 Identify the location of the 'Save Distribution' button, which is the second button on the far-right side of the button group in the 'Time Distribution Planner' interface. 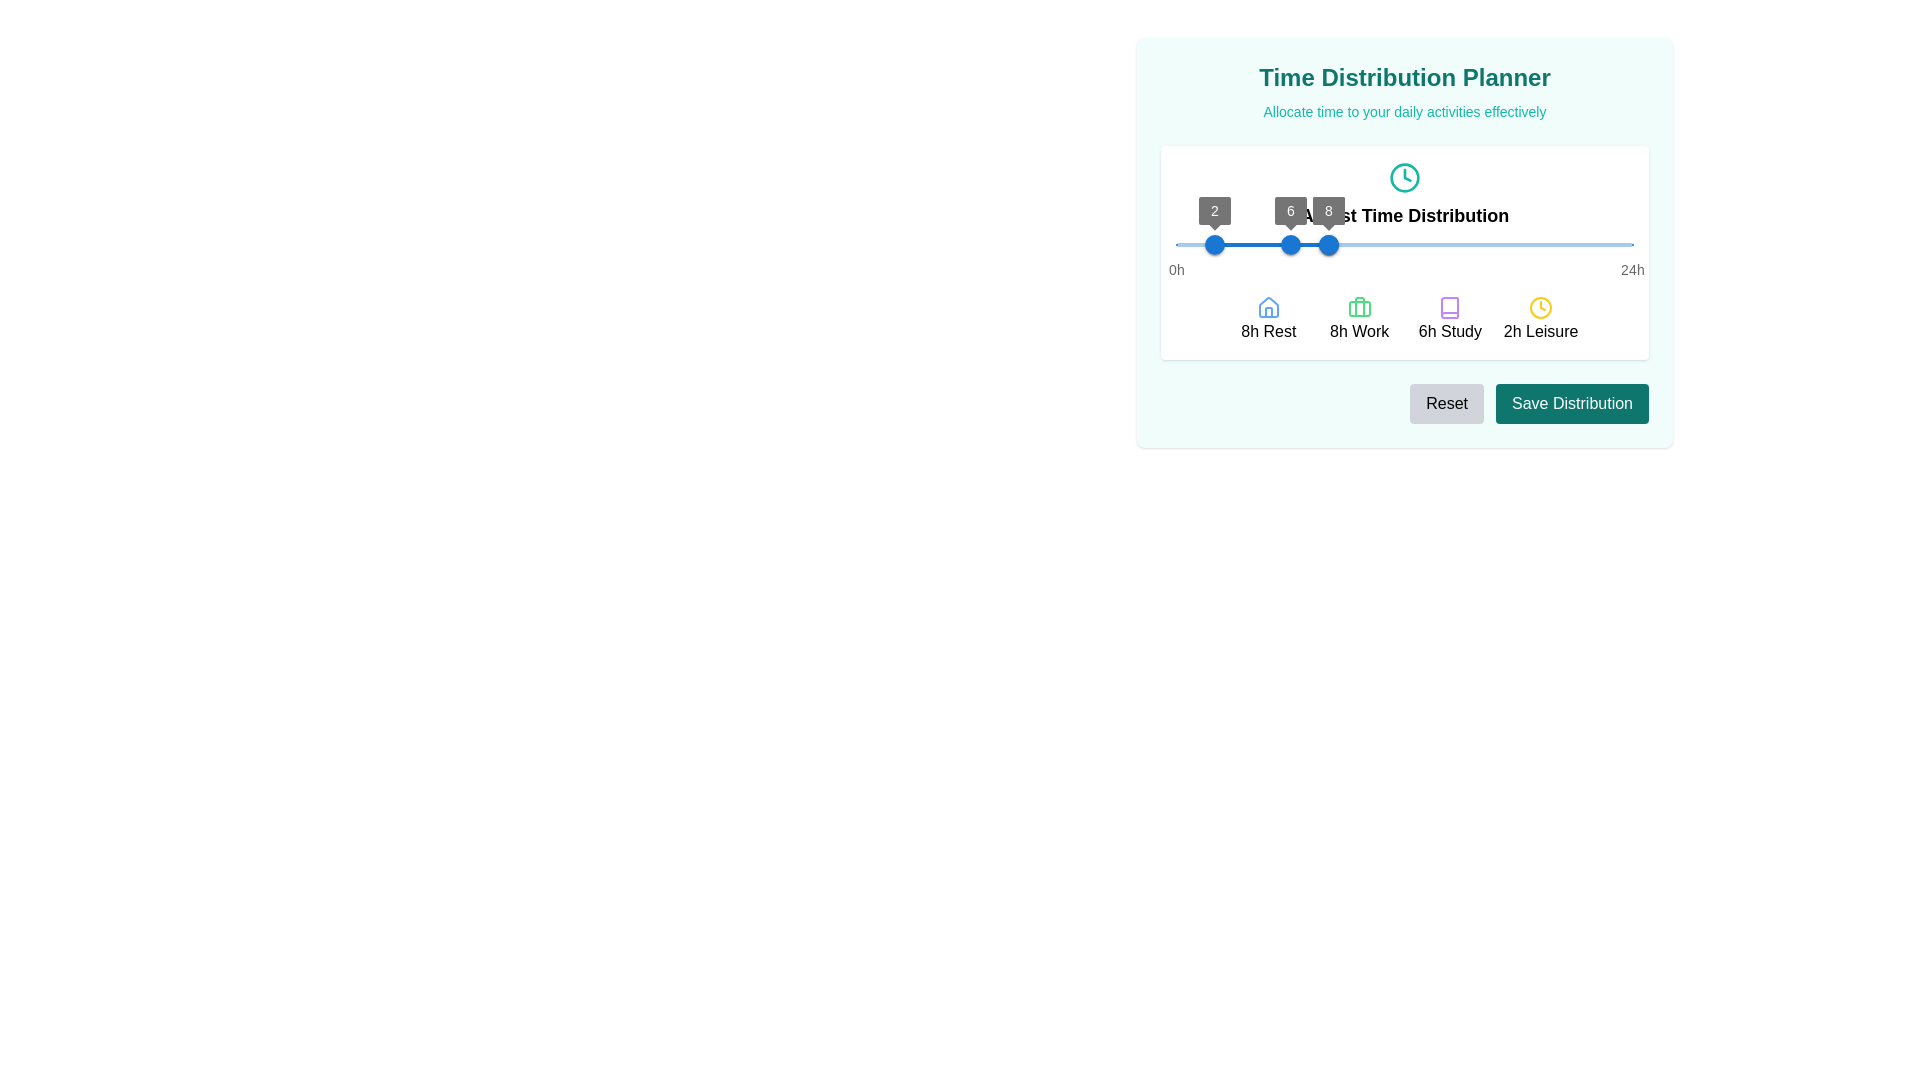
(1571, 404).